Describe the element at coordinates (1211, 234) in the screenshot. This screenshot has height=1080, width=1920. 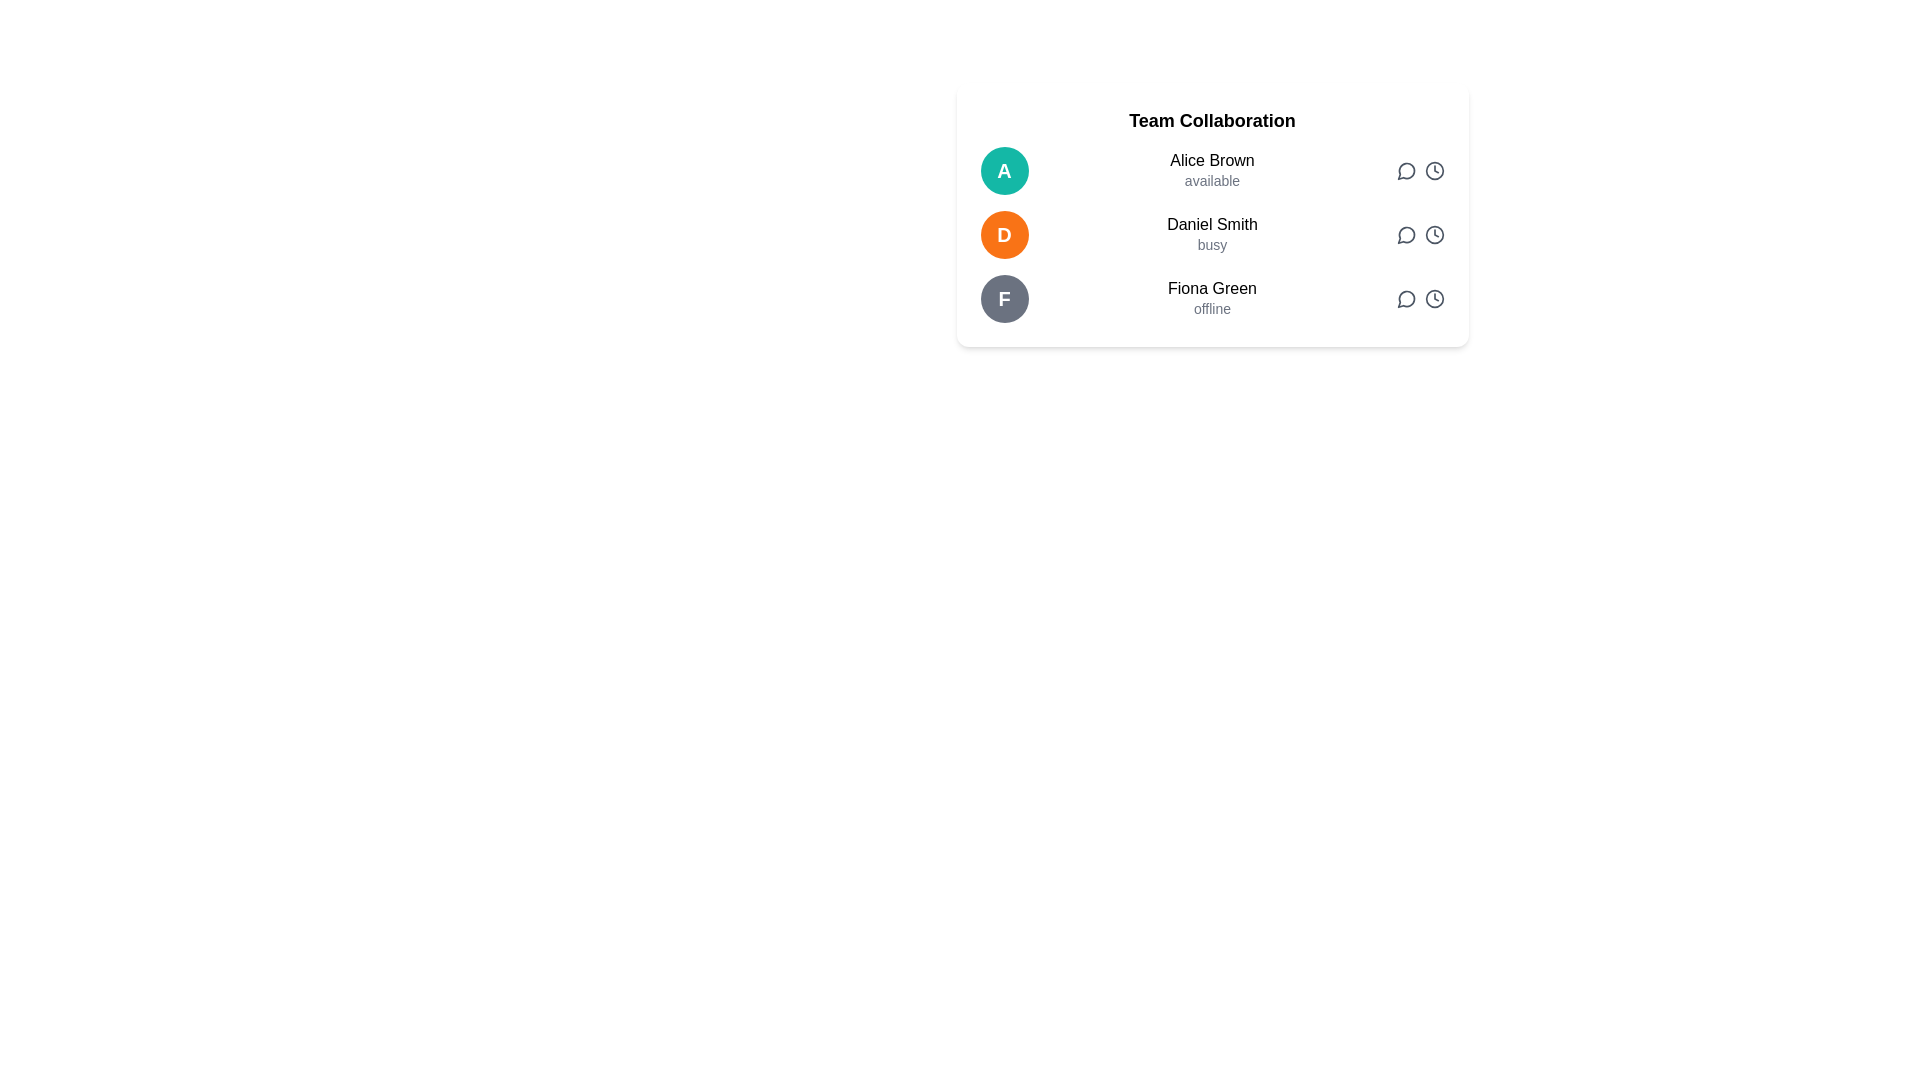
I see `the second list entry for team member 'Daniel Smith' in the team collaboration interface` at that location.